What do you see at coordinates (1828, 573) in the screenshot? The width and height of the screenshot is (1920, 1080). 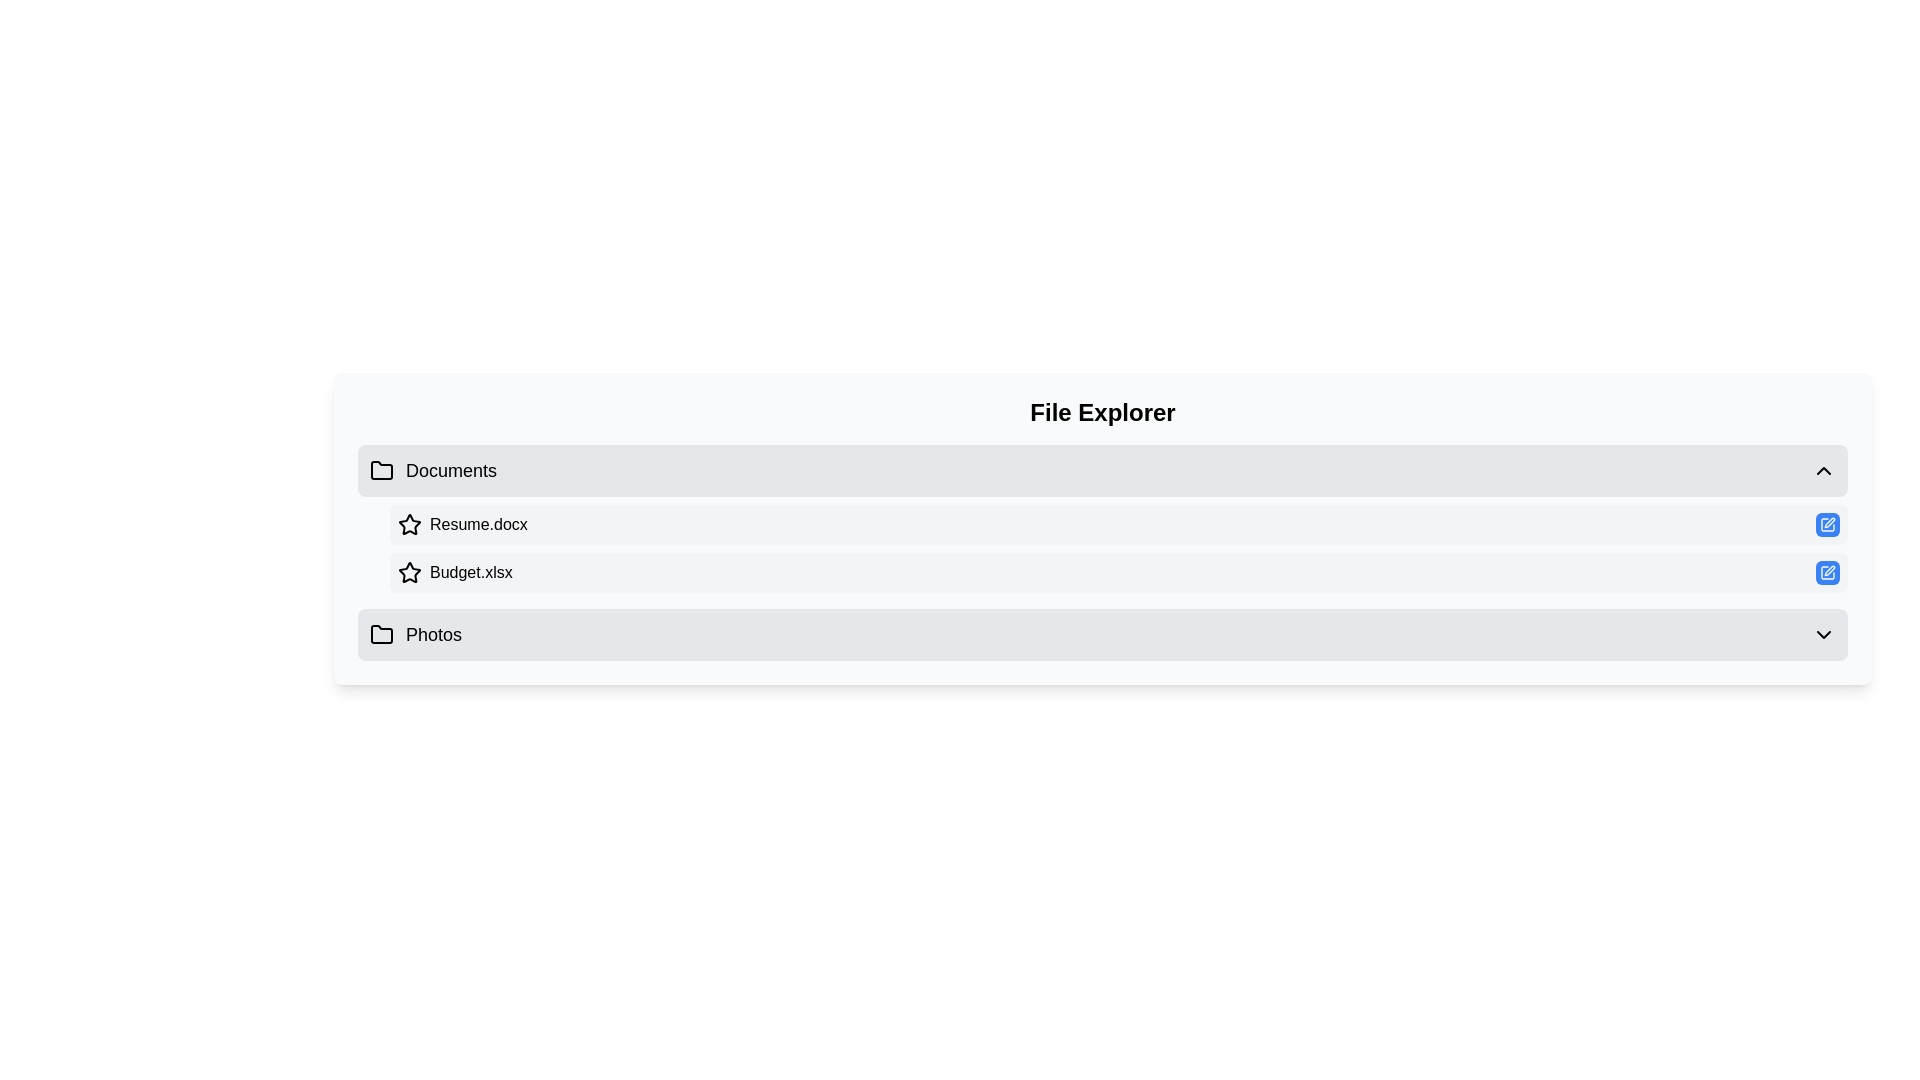 I see `the action button located at the top right corner of the row labeled 'Budget.xlsx' to initiate an action` at bounding box center [1828, 573].